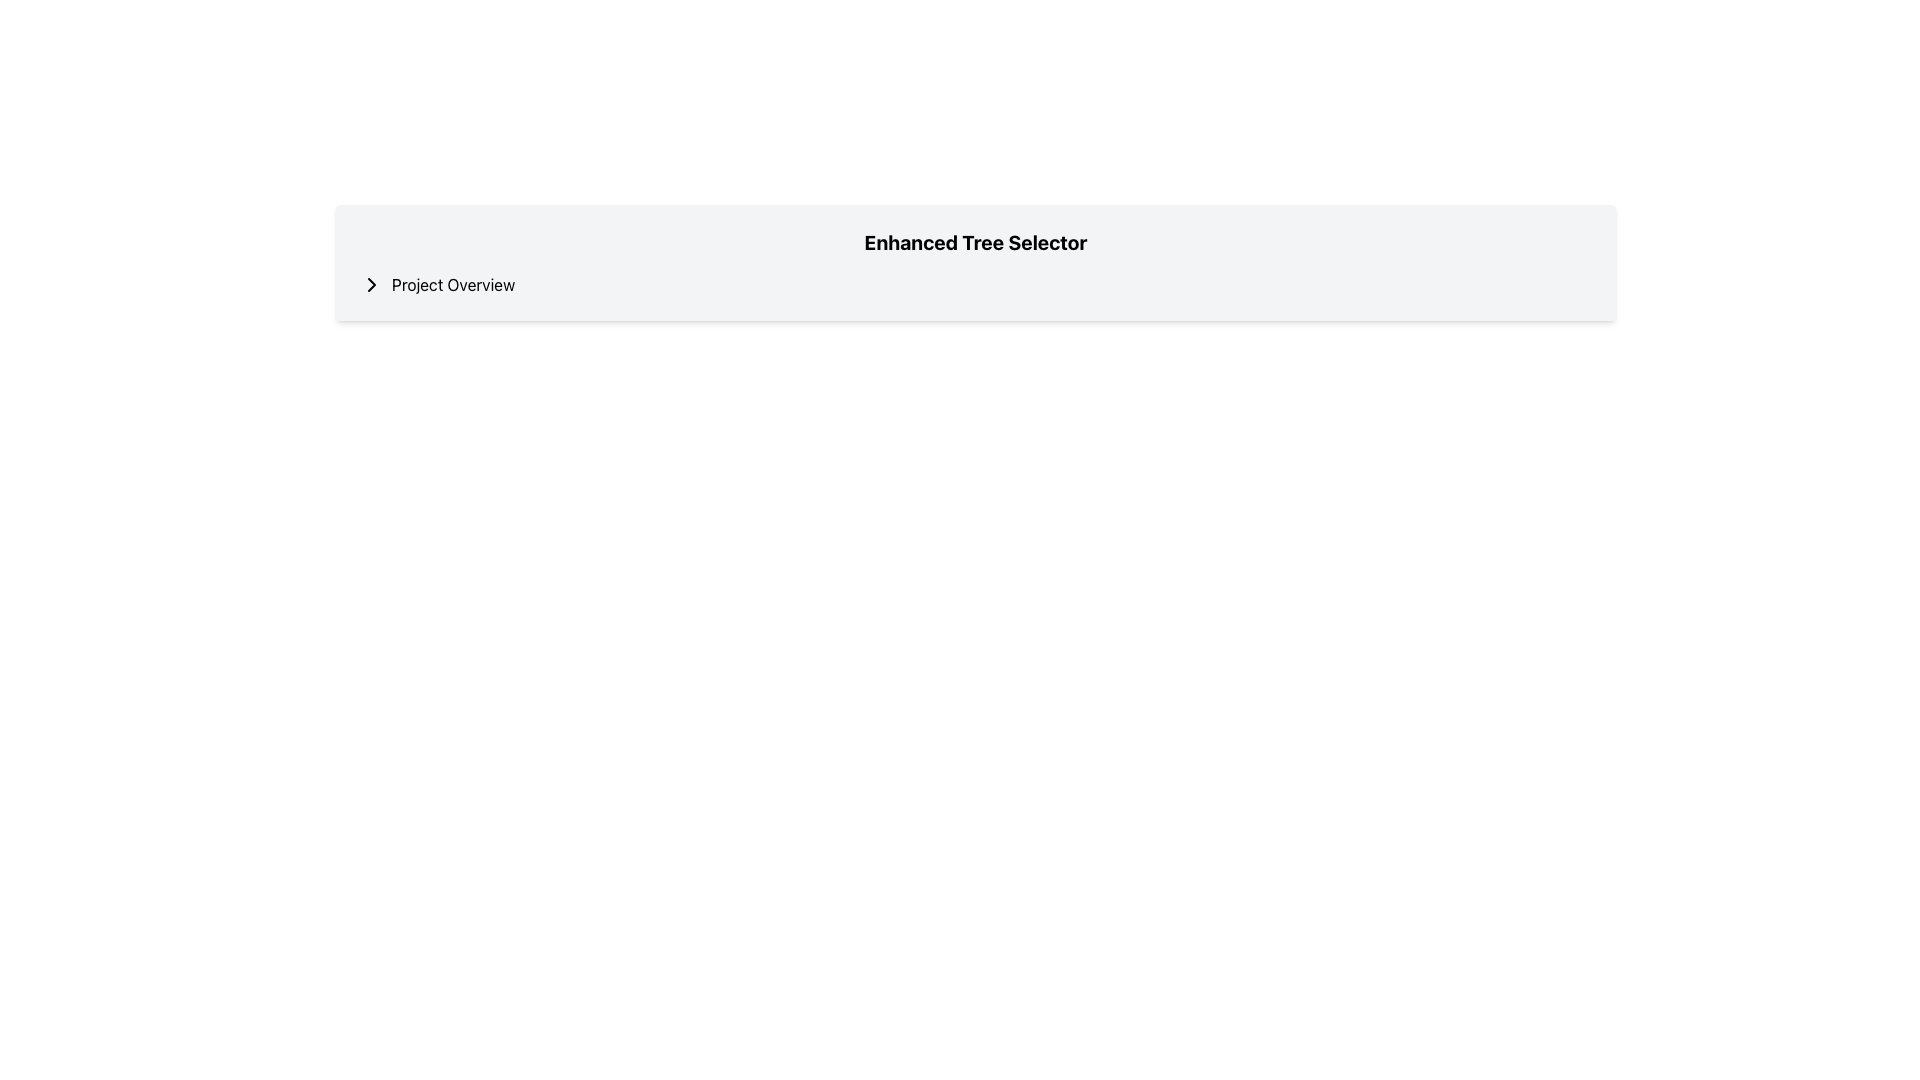  Describe the element at coordinates (975, 242) in the screenshot. I see `the header text 'Enhanced Tree Selector', which is displayed prominently in a bold and large font at the top center of the interface` at that location.